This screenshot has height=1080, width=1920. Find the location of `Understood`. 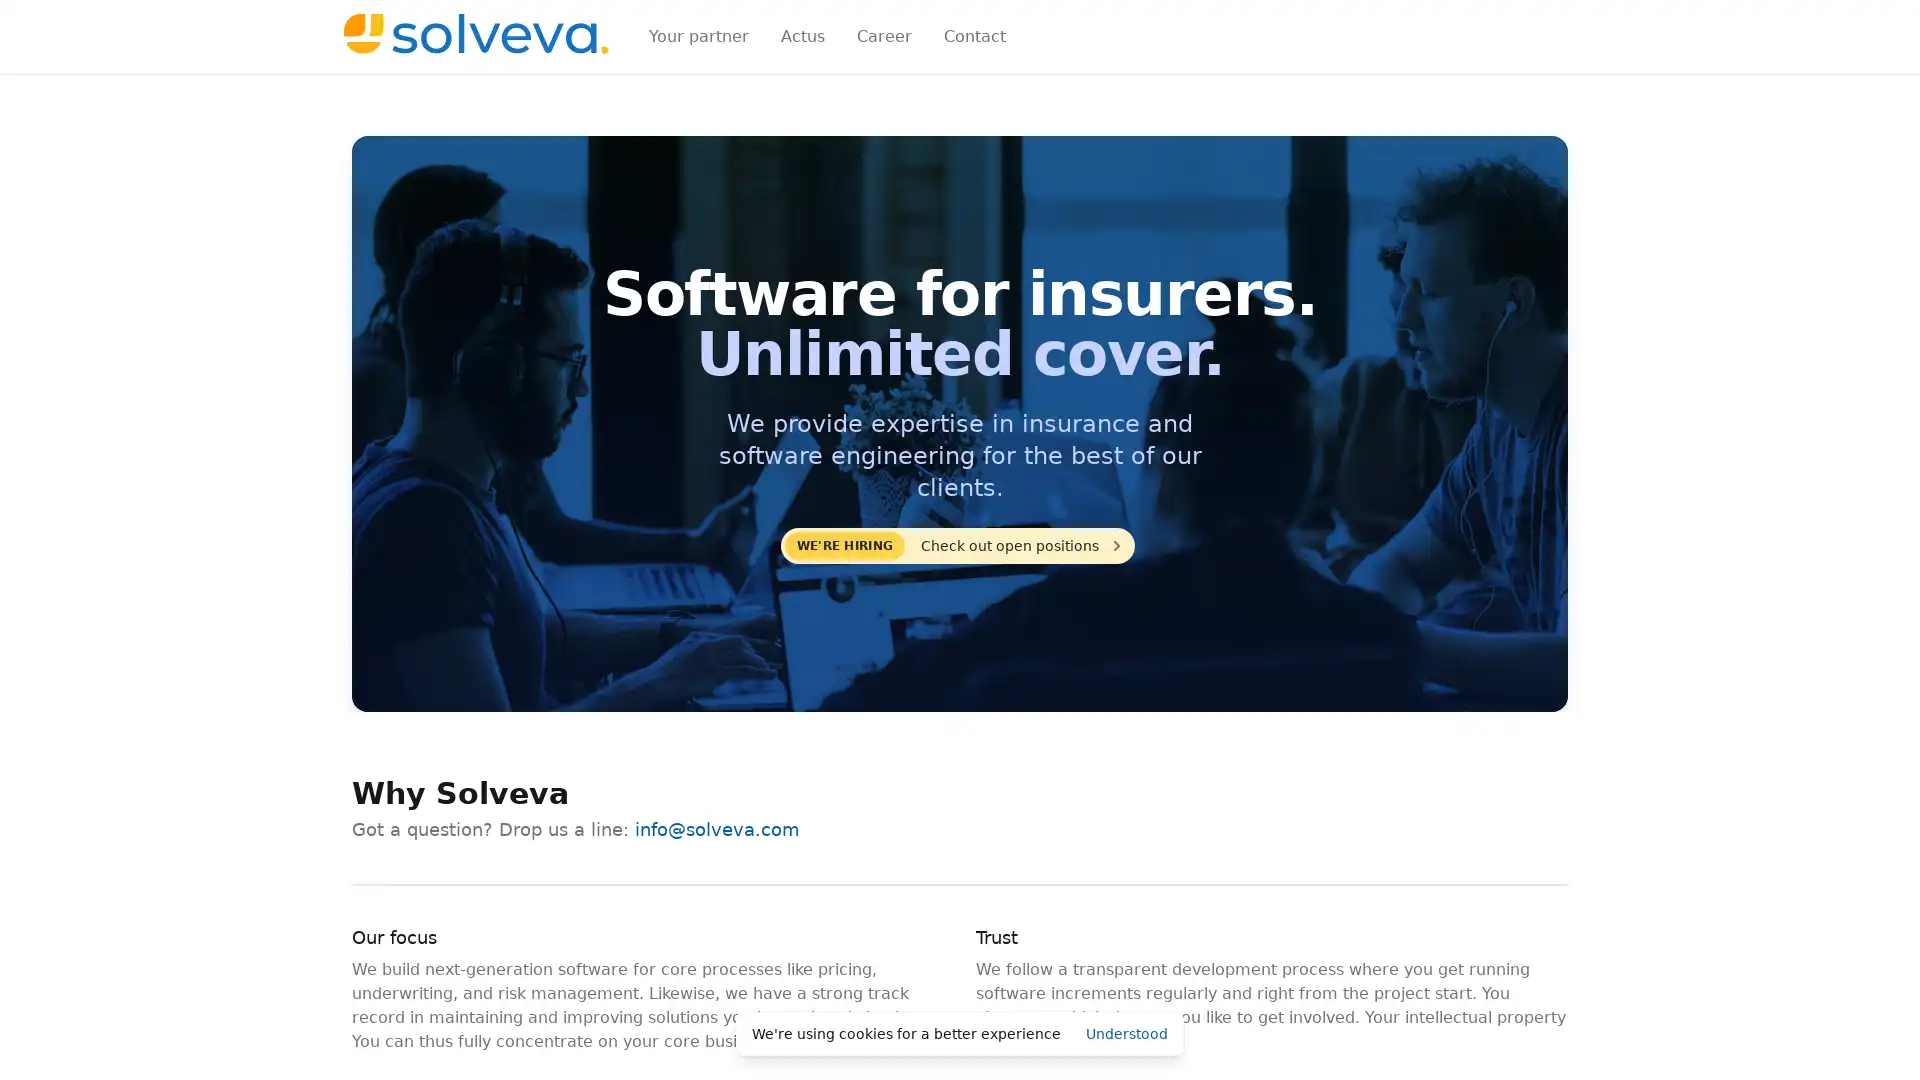

Understood is located at coordinates (1127, 1033).